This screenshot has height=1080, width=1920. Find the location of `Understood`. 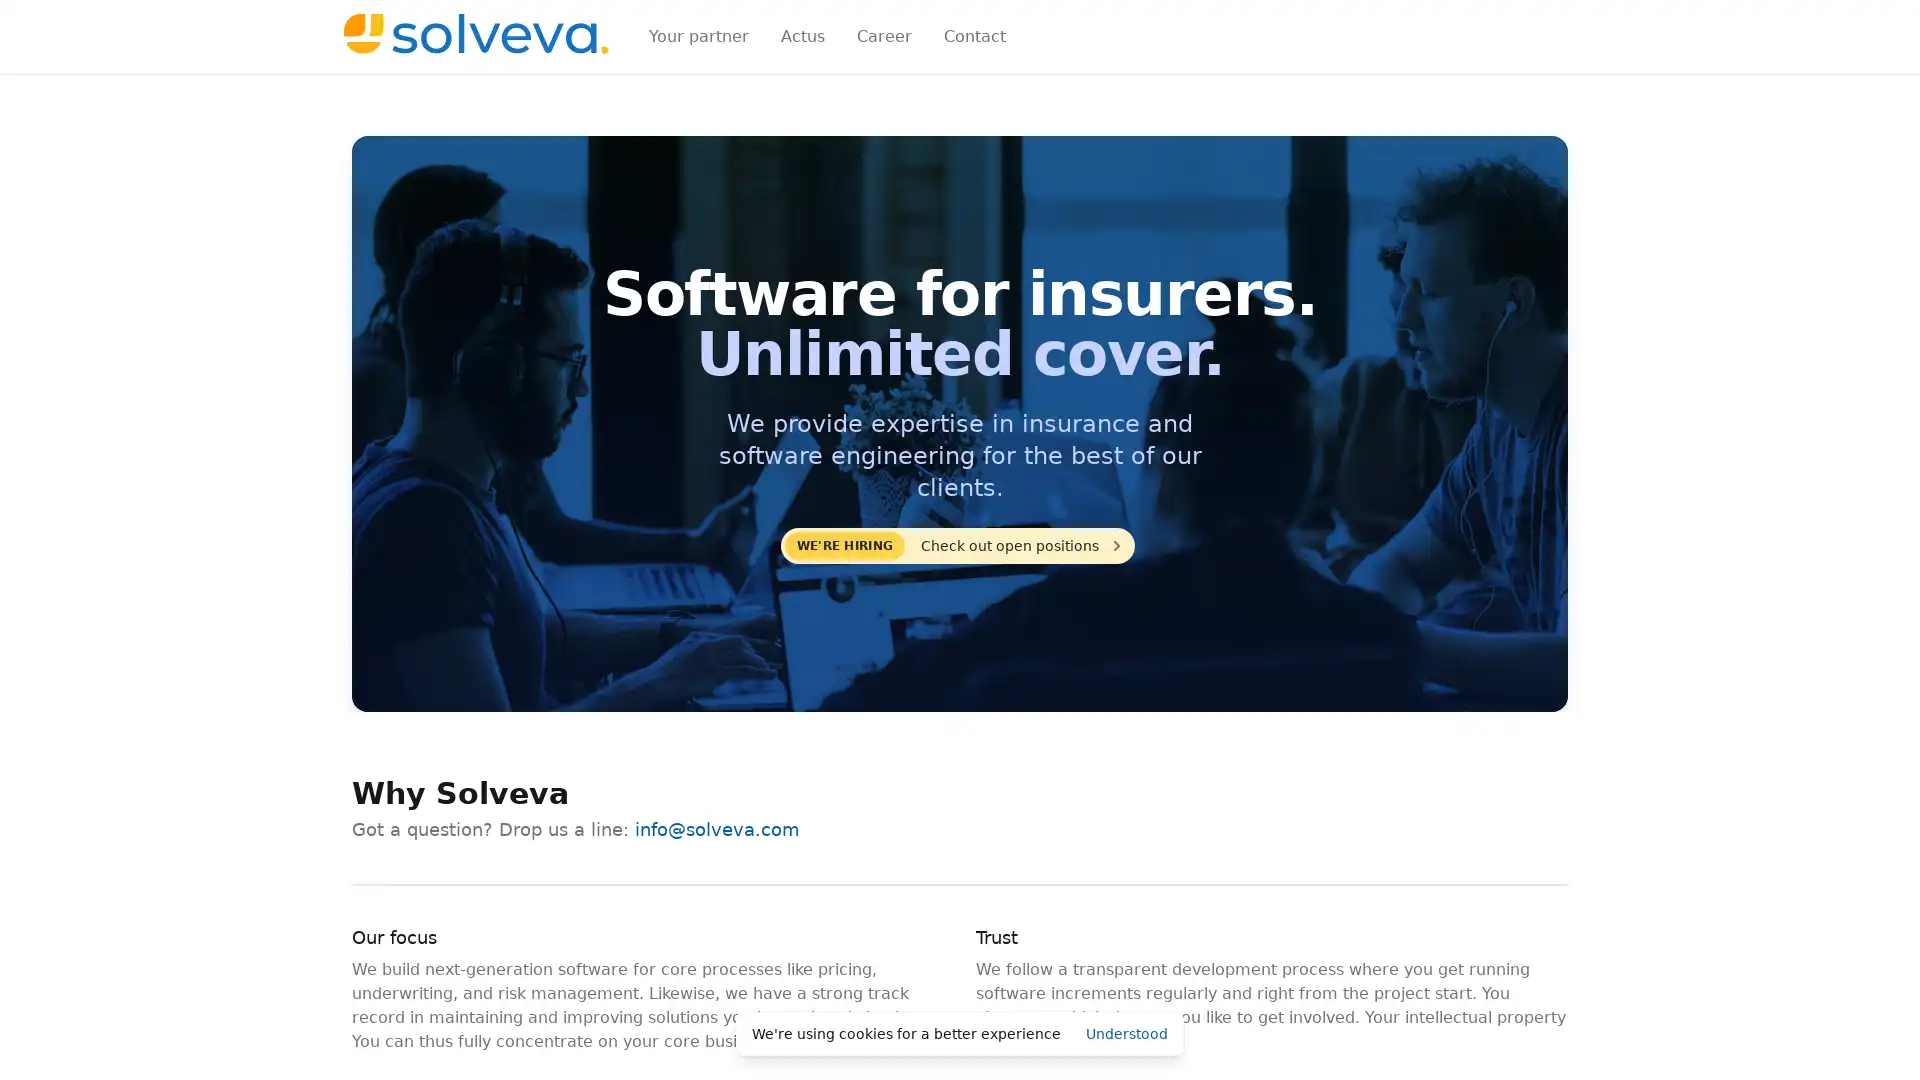

Understood is located at coordinates (1127, 1033).